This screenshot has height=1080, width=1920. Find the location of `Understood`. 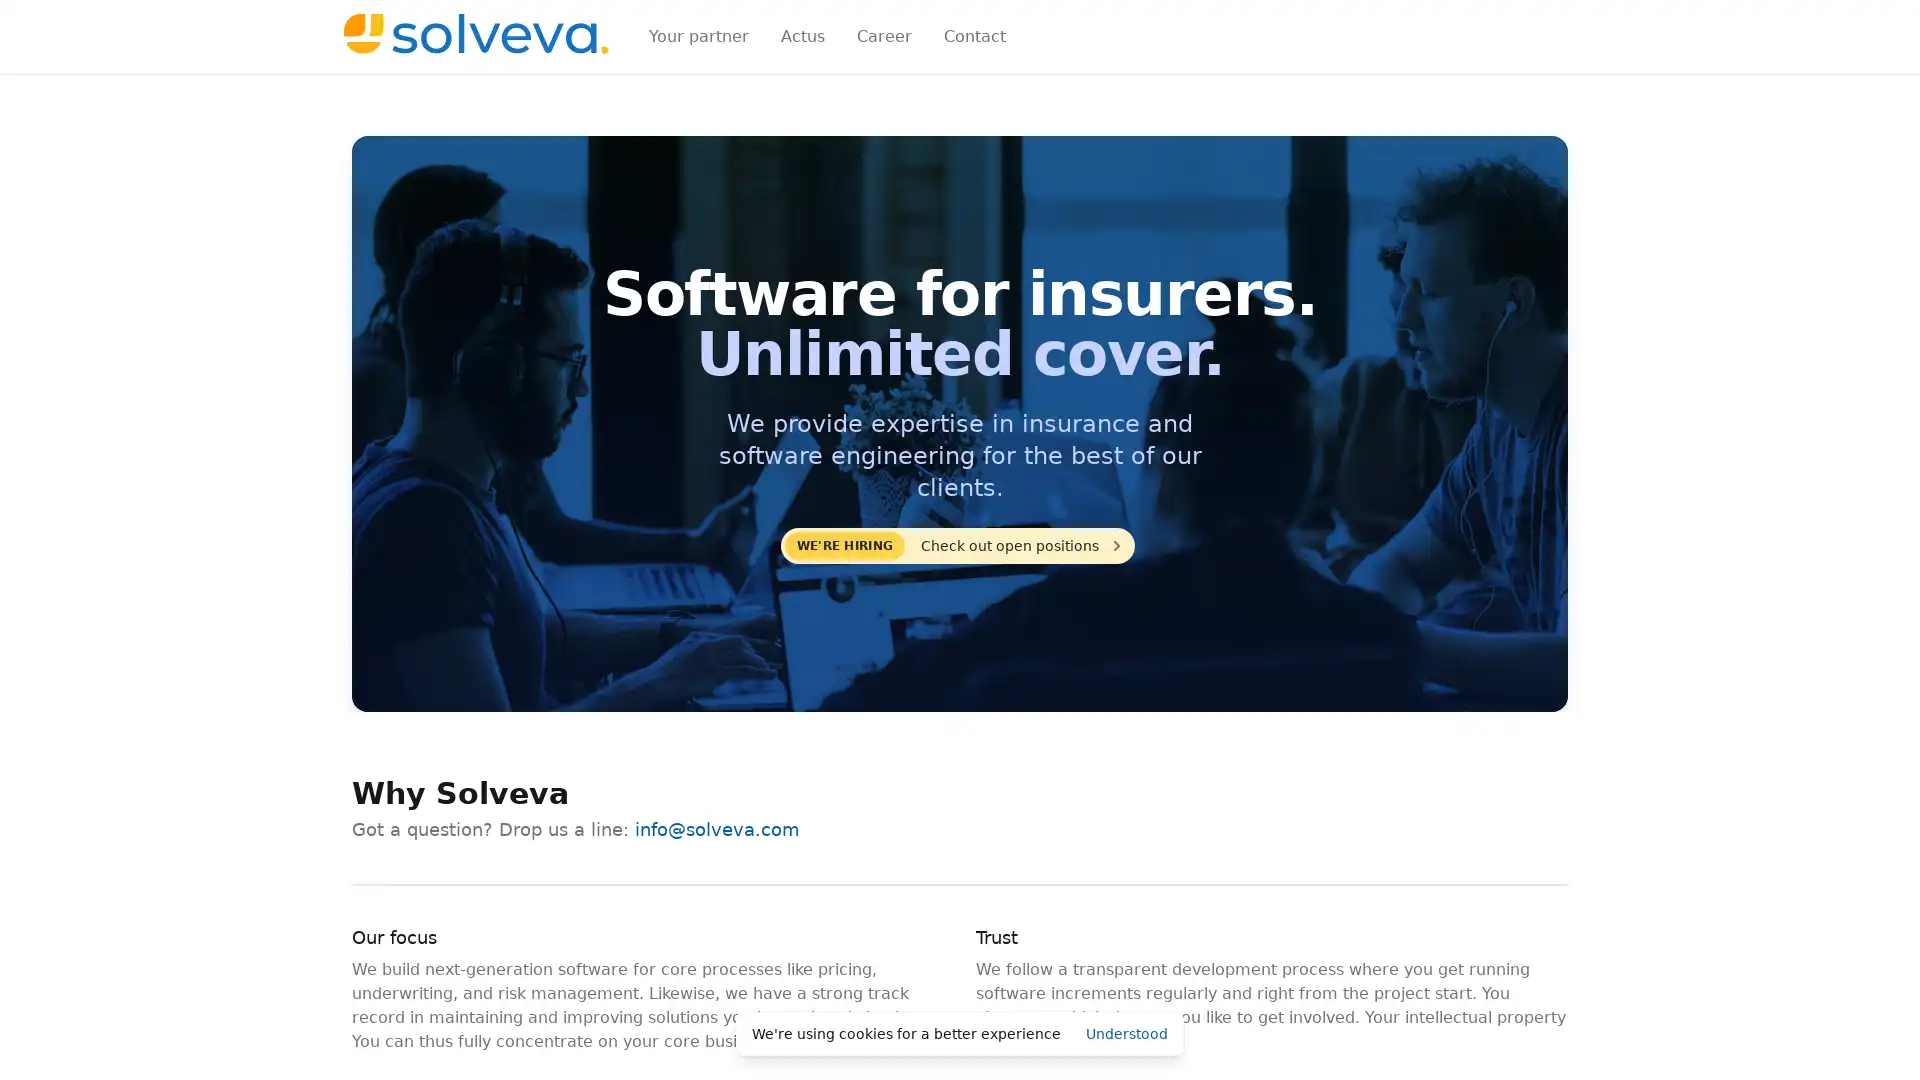

Understood is located at coordinates (1127, 1033).